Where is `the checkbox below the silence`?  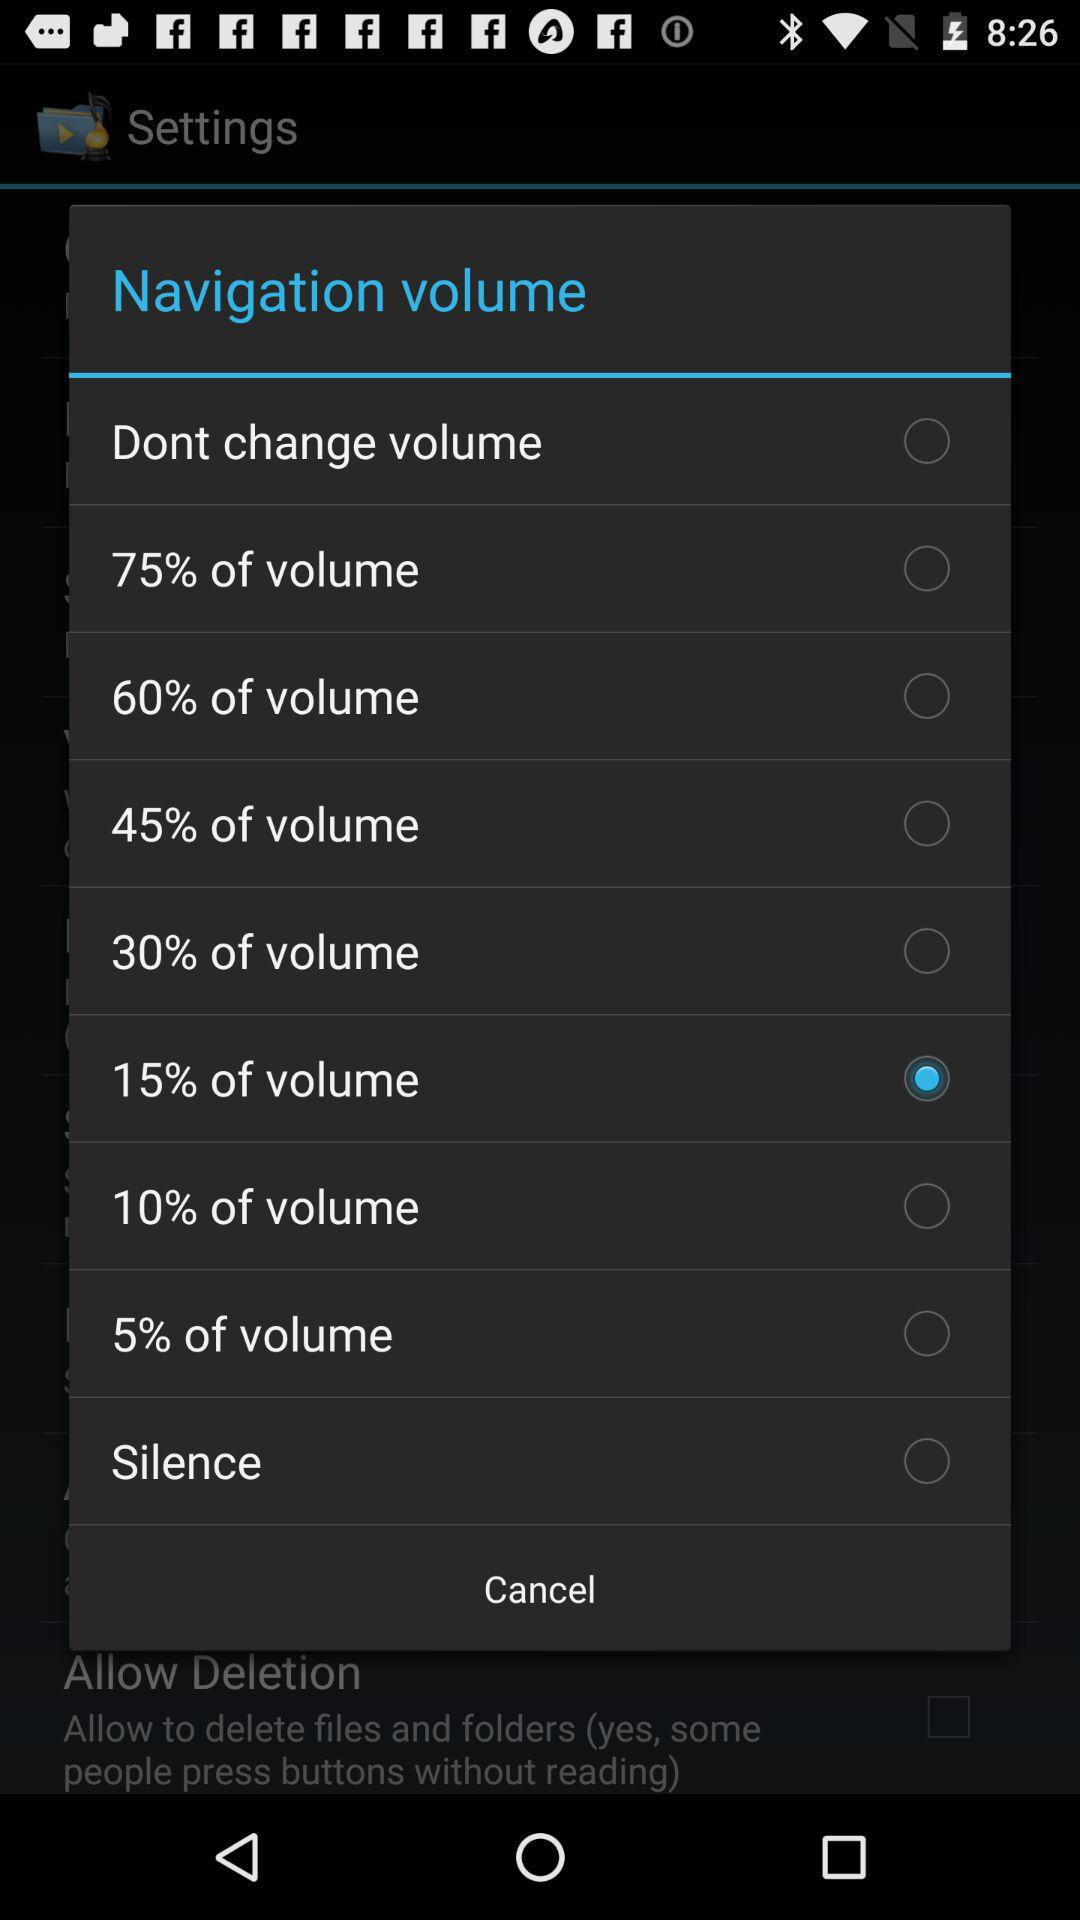
the checkbox below the silence is located at coordinates (540, 1587).